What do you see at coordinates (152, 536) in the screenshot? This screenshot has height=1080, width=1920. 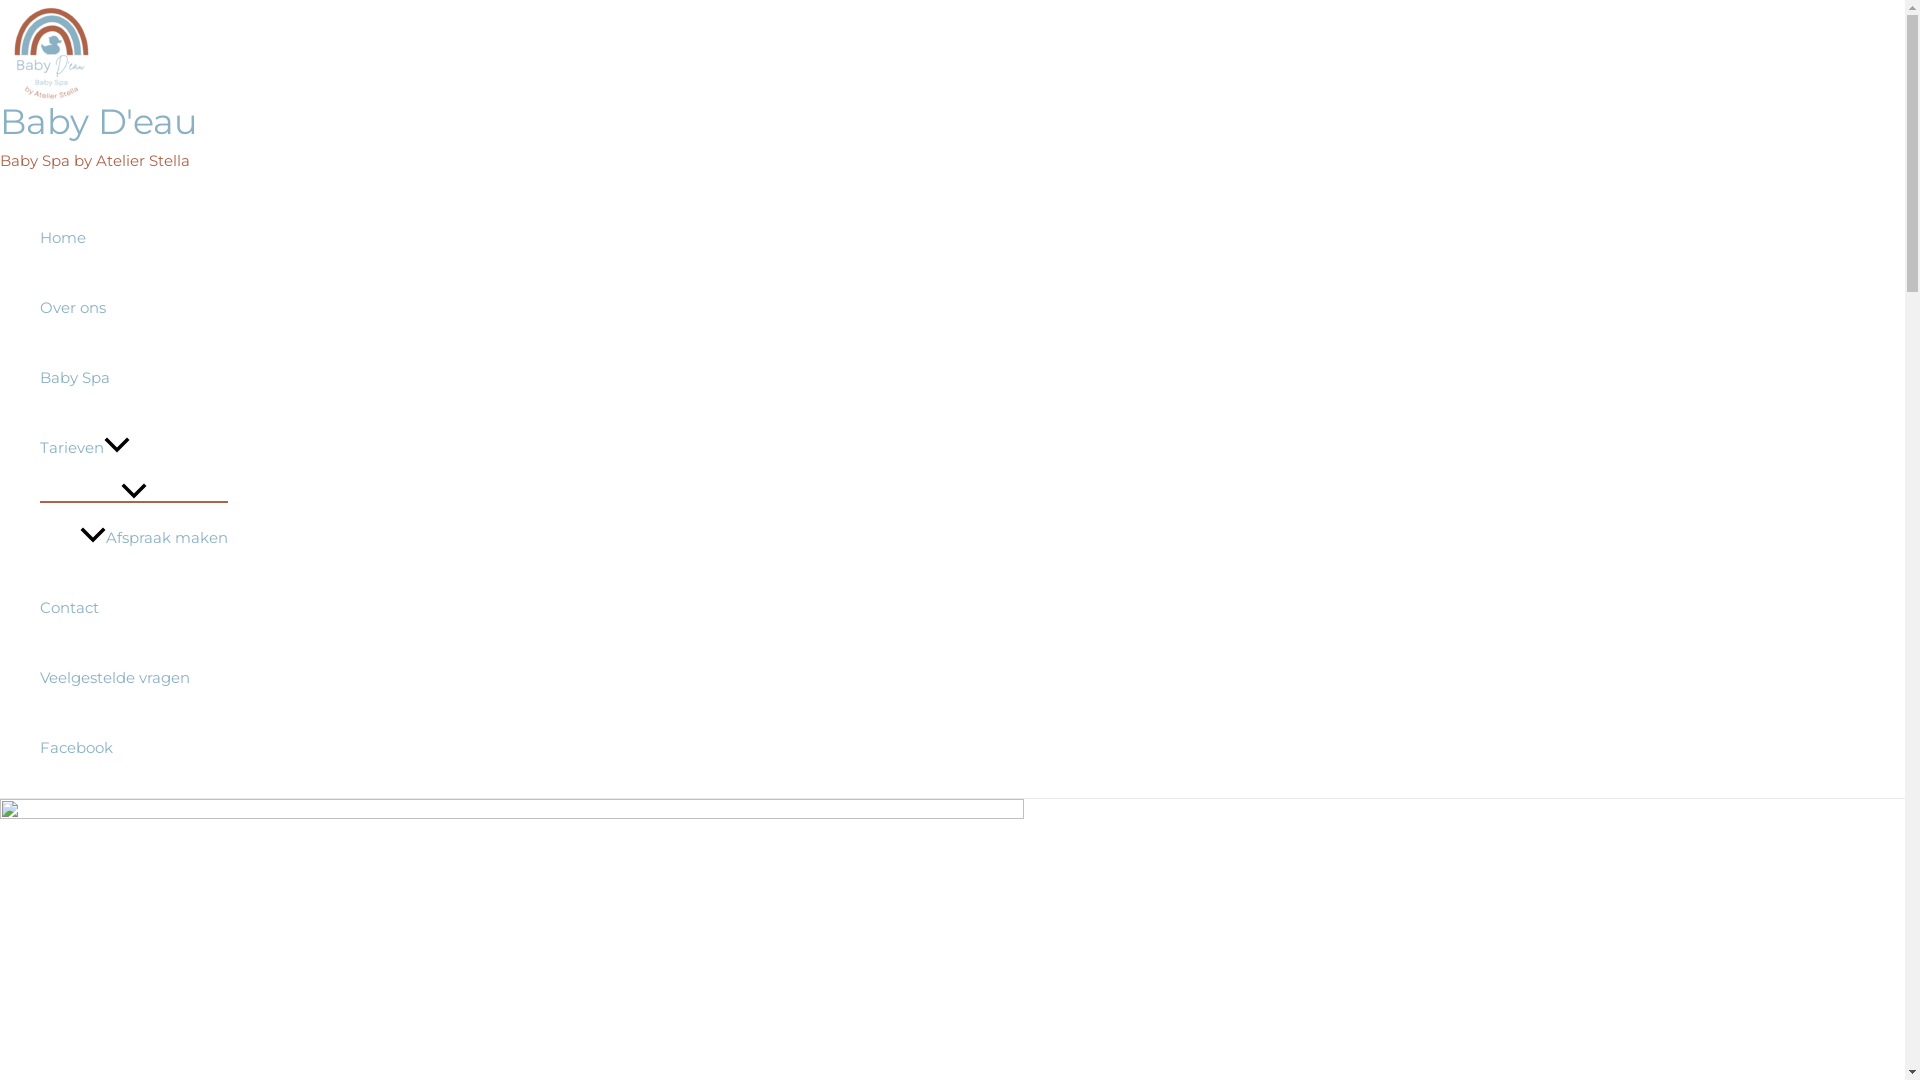 I see `'Afspraak maken'` at bounding box center [152, 536].